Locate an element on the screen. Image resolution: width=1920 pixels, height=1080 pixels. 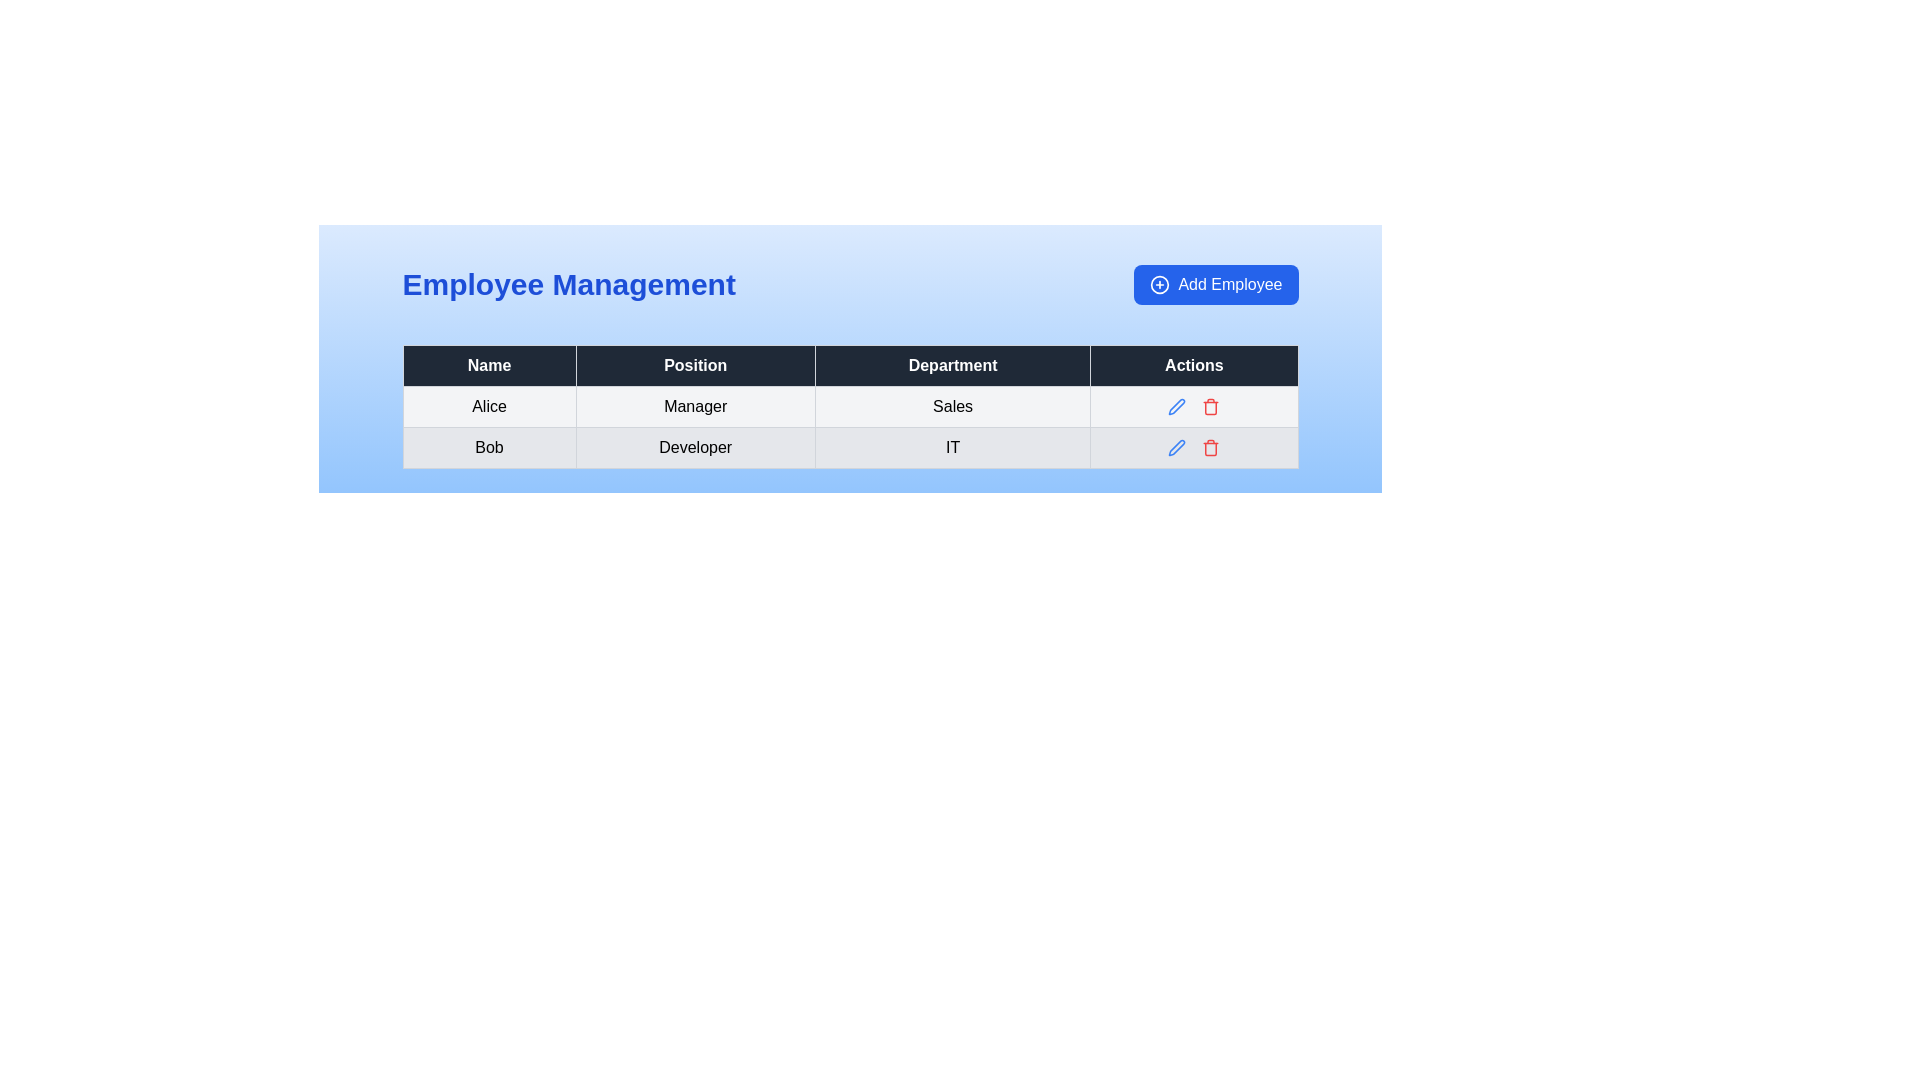
information displayed in the table cell containing the text 'Developer', which is located in the second column of the second row under the 'Position' header, aligned with the row labeled 'Bob' is located at coordinates (695, 446).